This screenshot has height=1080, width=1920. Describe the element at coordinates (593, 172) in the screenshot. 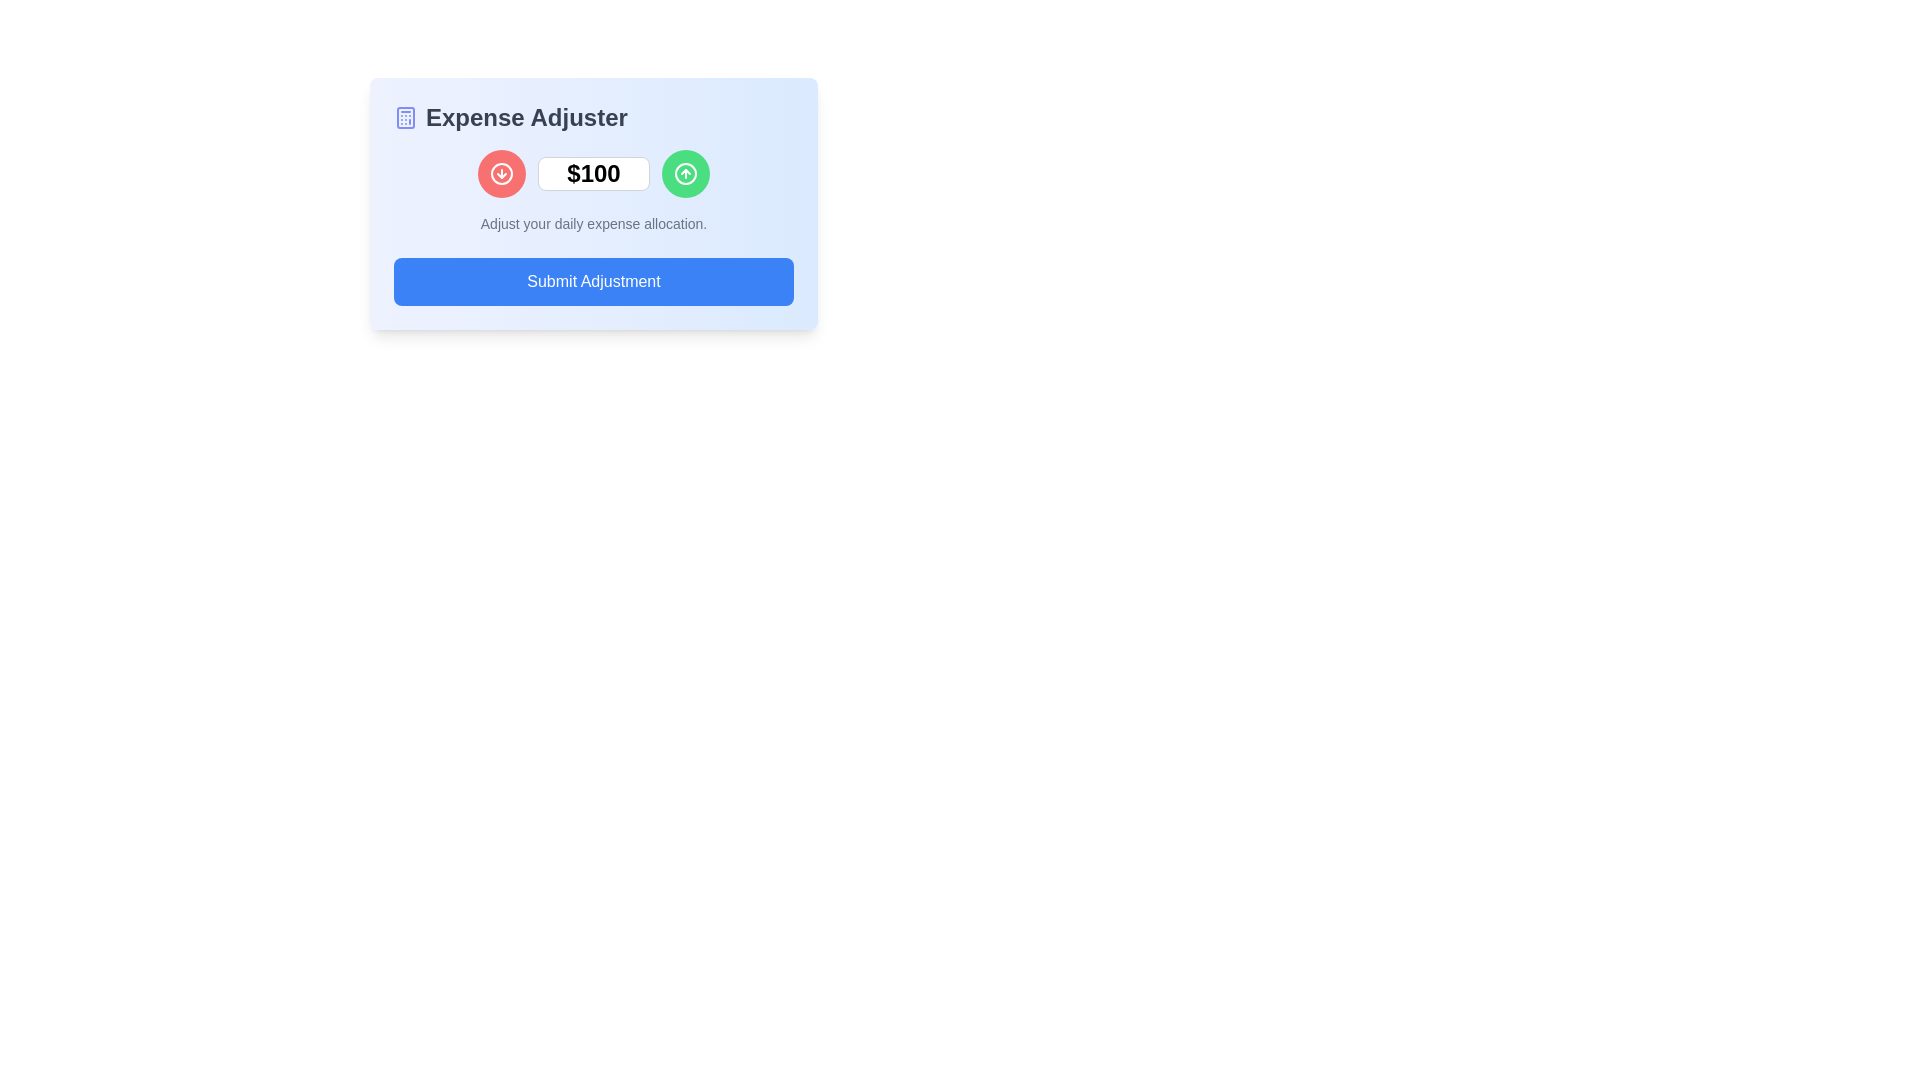

I see `the text input field displaying '$100' to focus and edit its value` at that location.